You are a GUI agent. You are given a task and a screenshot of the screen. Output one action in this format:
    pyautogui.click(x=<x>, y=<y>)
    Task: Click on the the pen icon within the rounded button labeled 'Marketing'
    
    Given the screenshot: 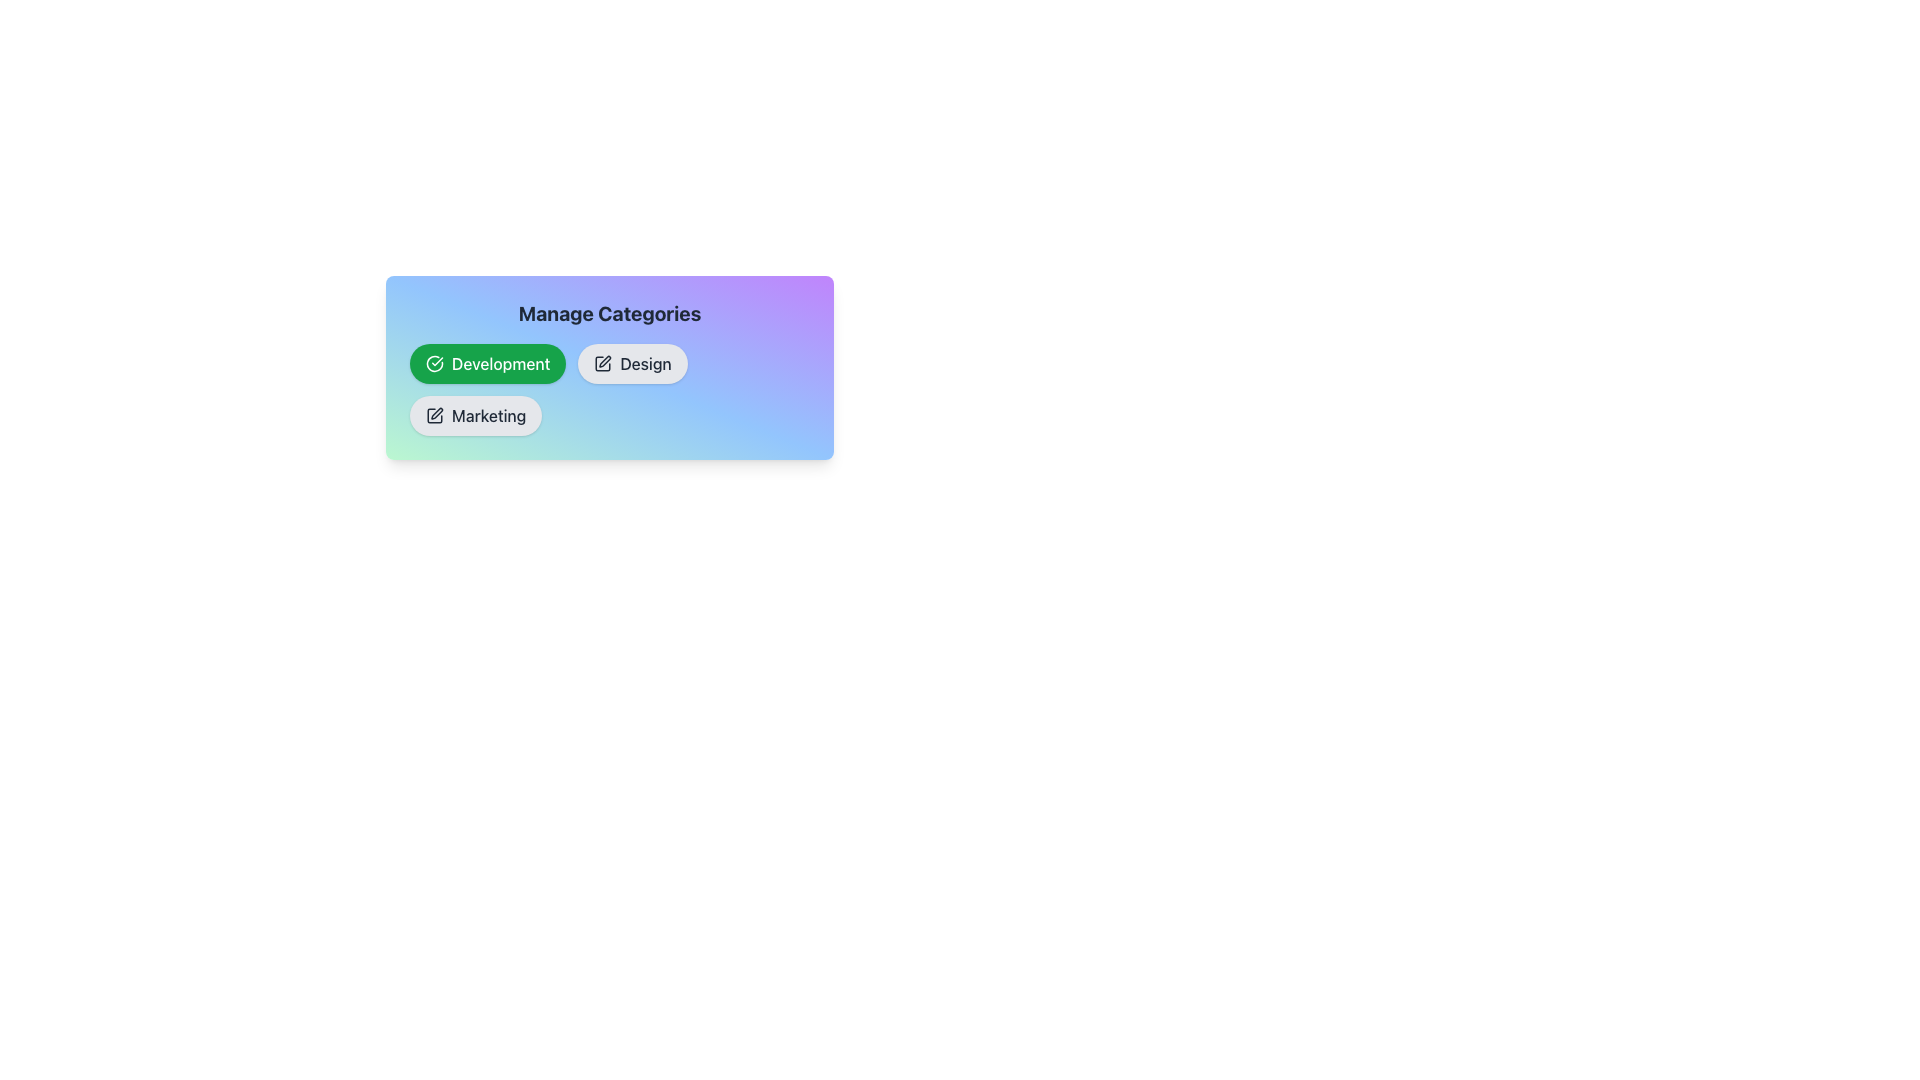 What is the action you would take?
    pyautogui.click(x=434, y=415)
    